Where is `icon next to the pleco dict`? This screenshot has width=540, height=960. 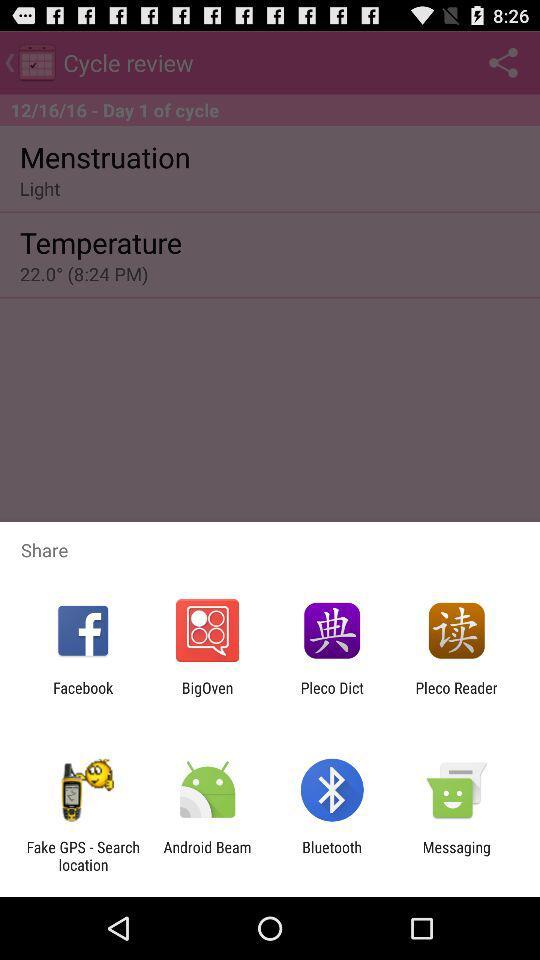 icon next to the pleco dict is located at coordinates (456, 696).